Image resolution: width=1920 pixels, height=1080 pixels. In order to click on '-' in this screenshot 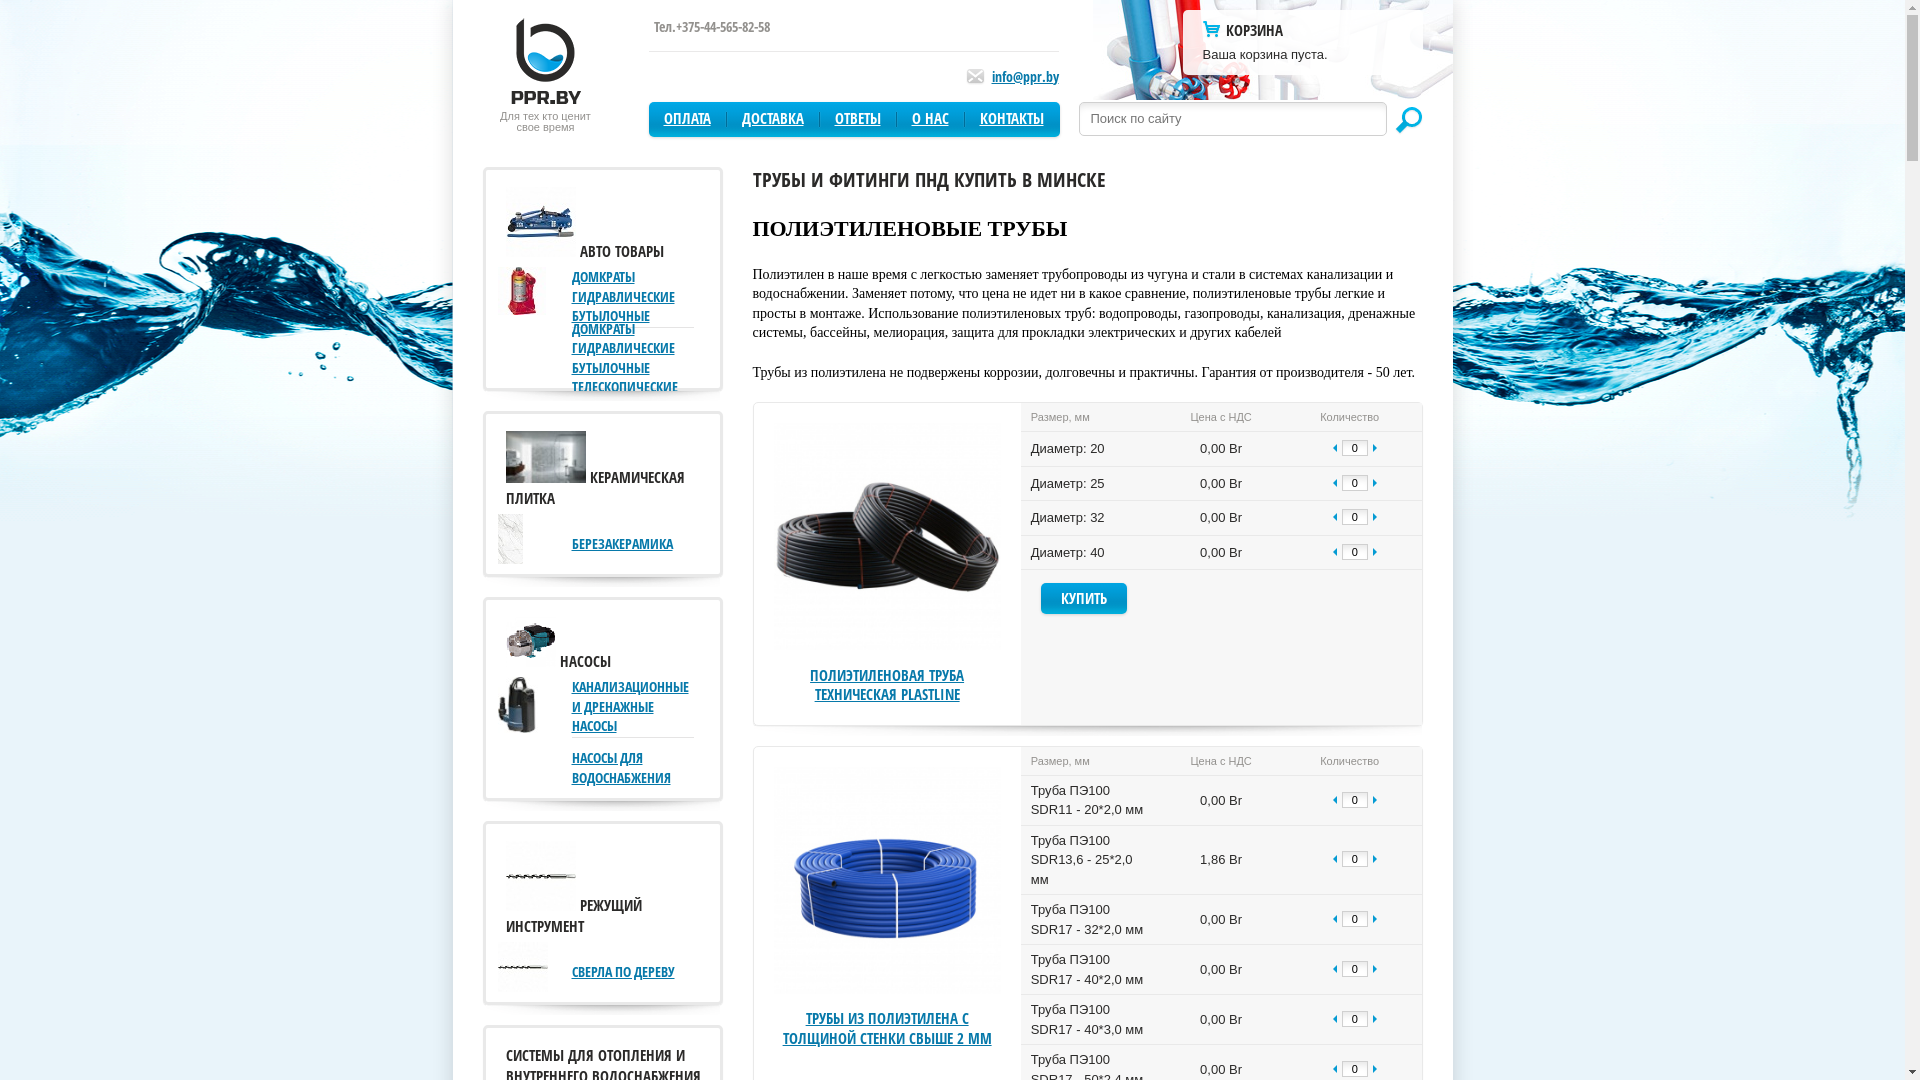, I will do `click(1328, 552)`.